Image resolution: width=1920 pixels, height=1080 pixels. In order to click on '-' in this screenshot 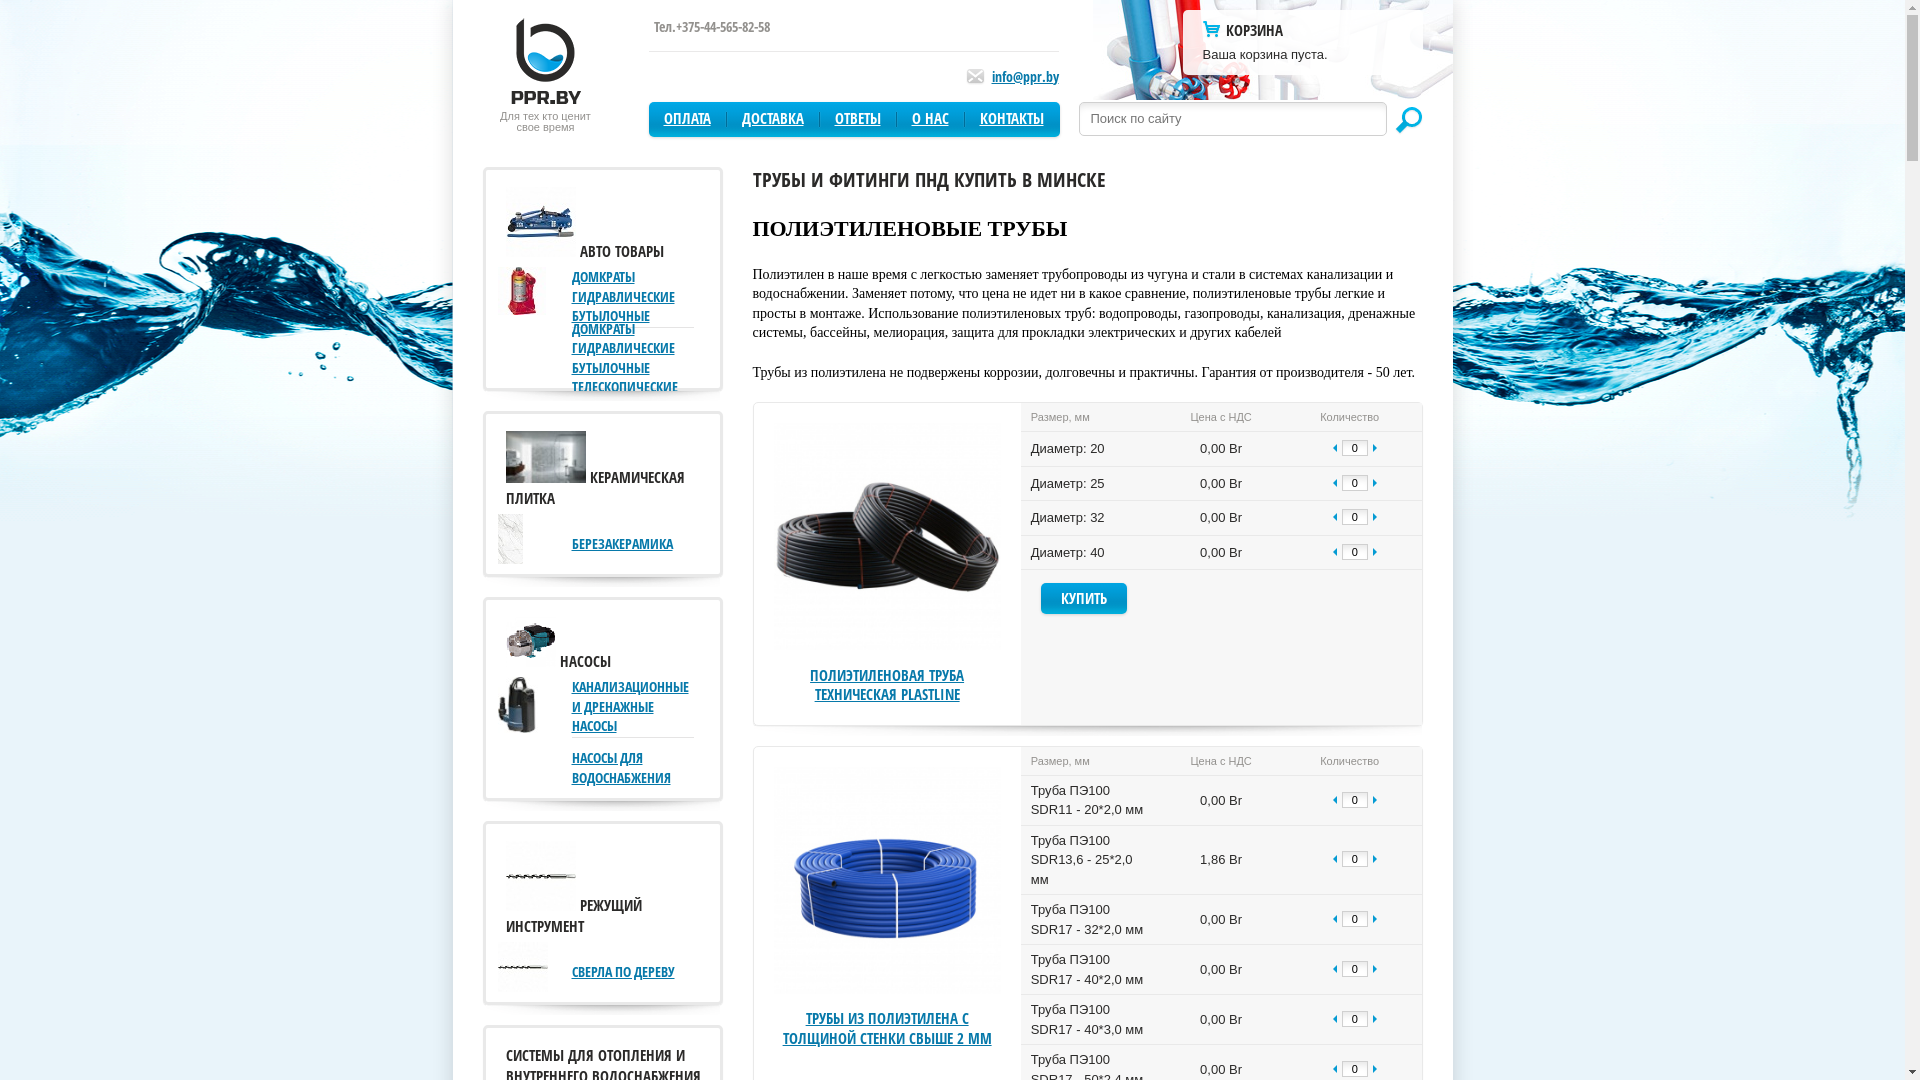, I will do `click(1328, 552)`.